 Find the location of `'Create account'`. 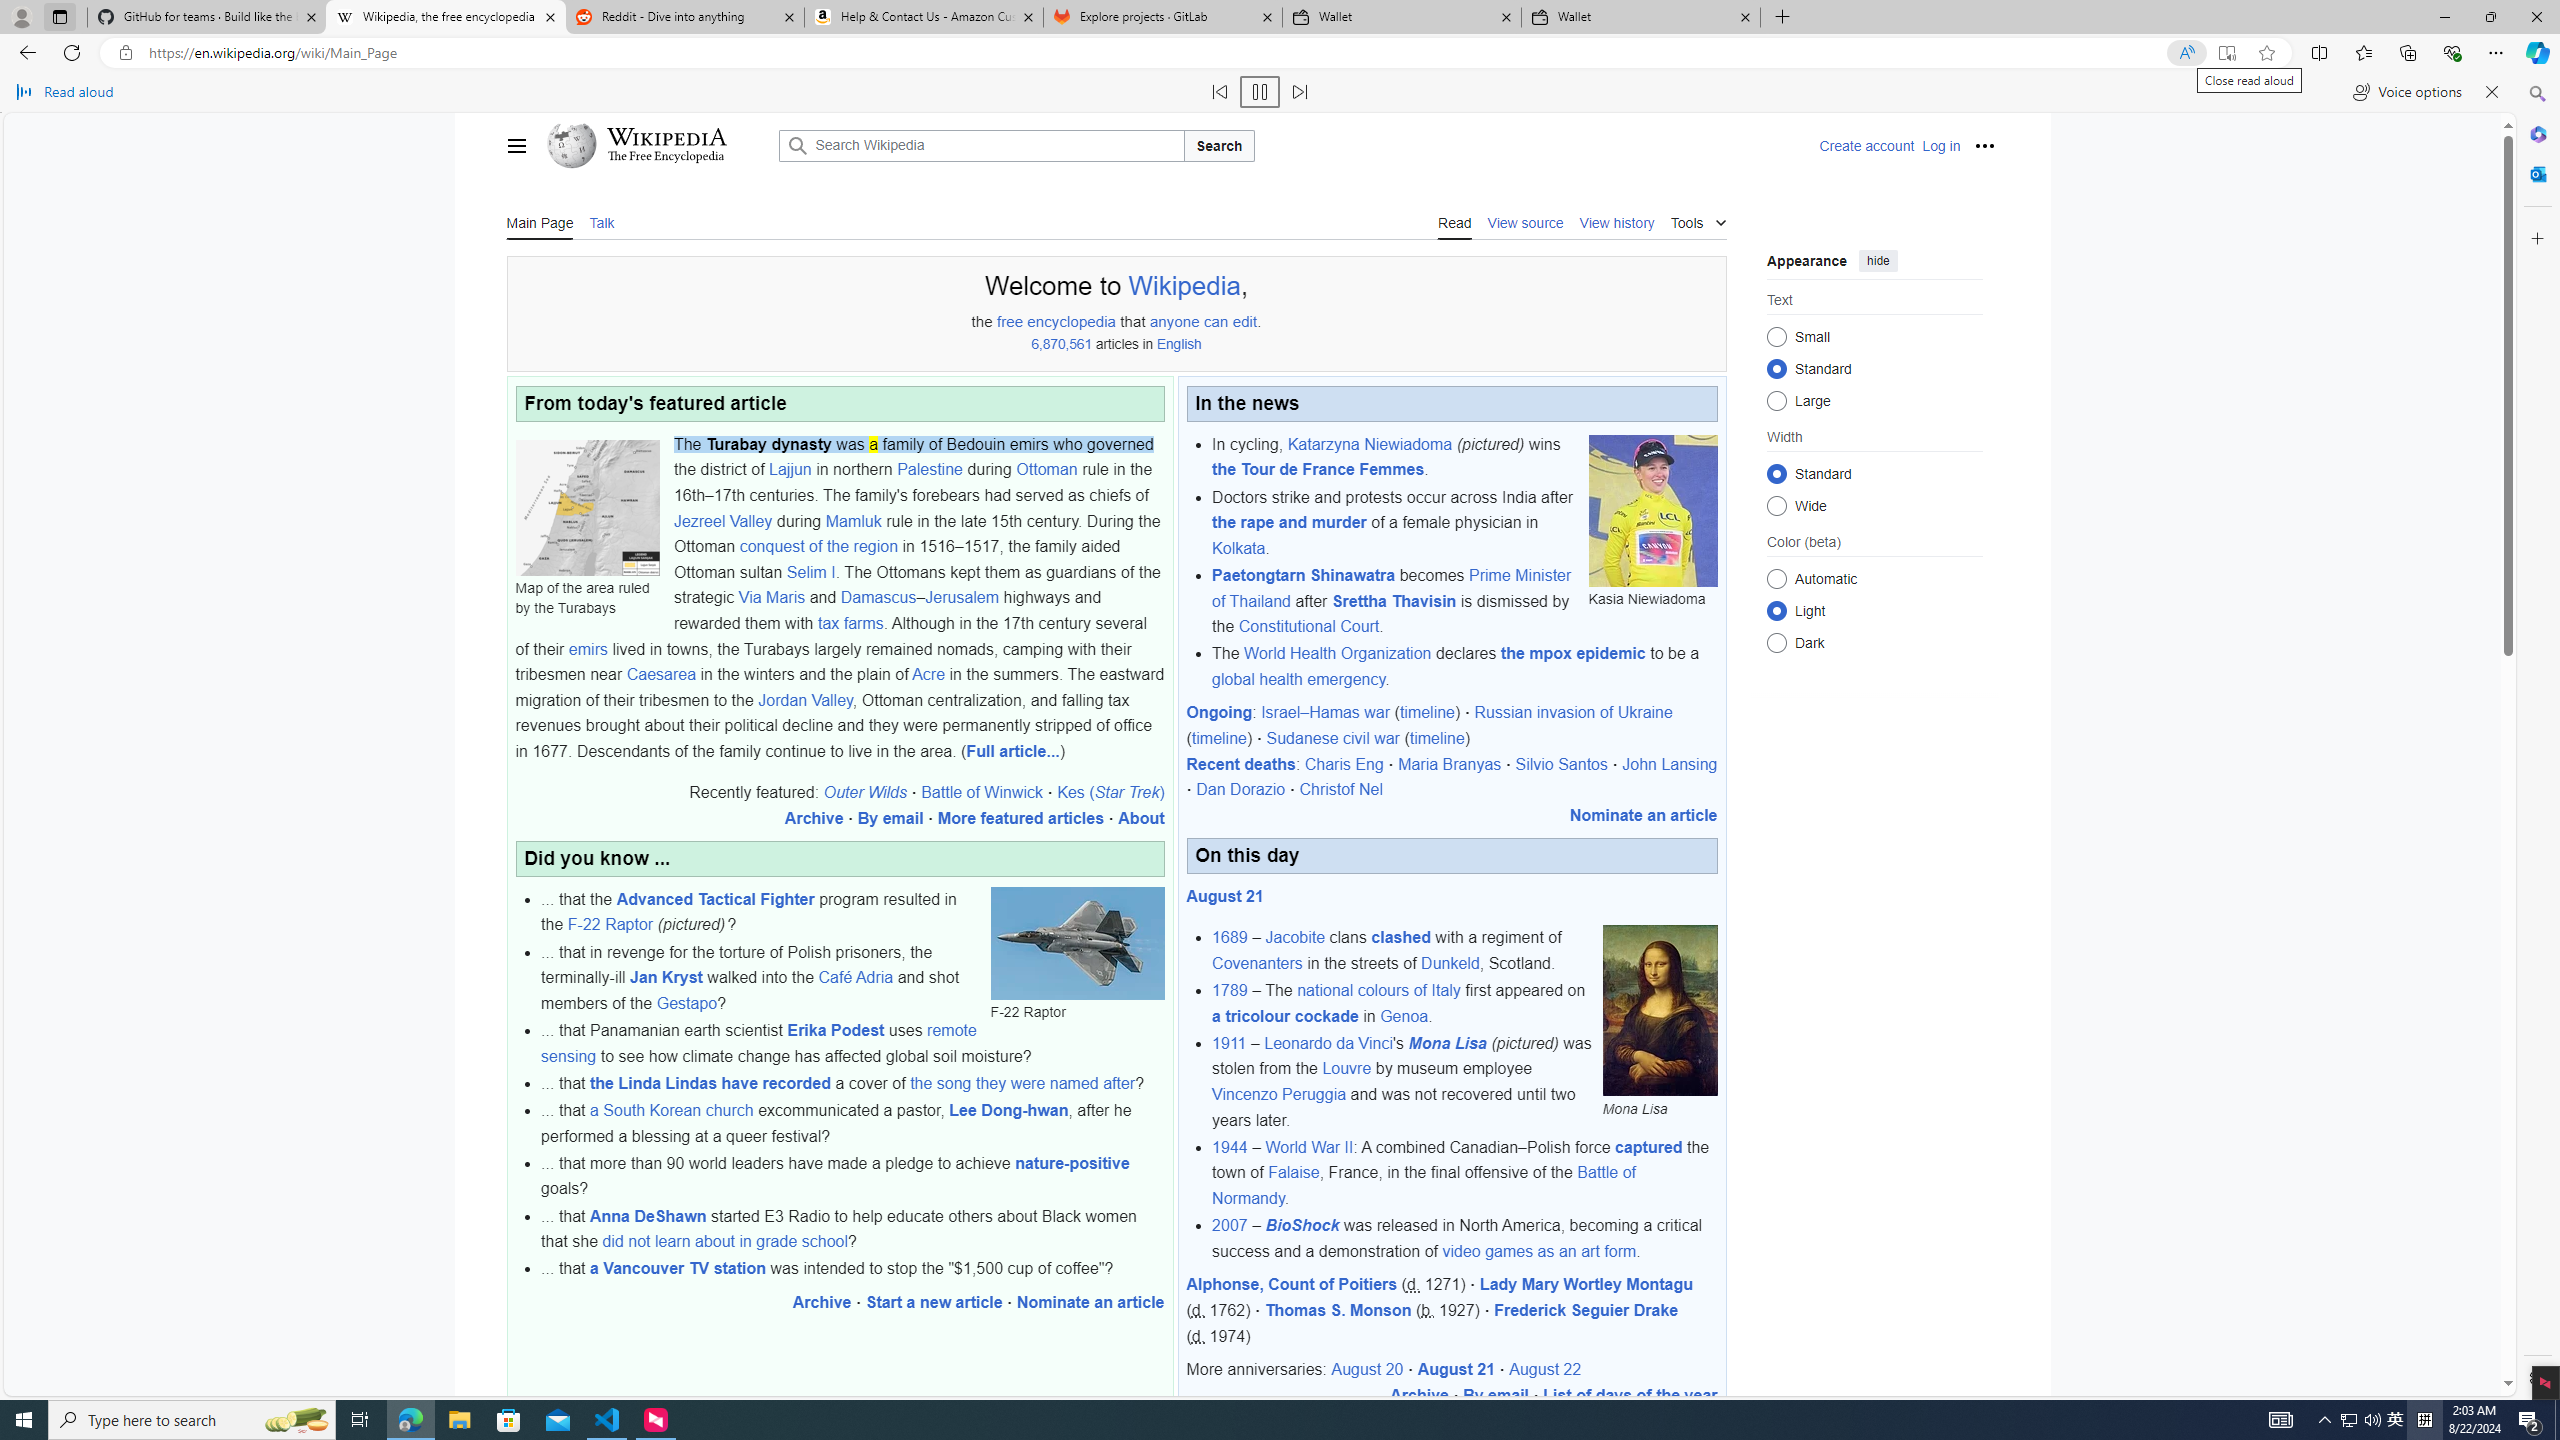

'Create account' is located at coordinates (1867, 145).